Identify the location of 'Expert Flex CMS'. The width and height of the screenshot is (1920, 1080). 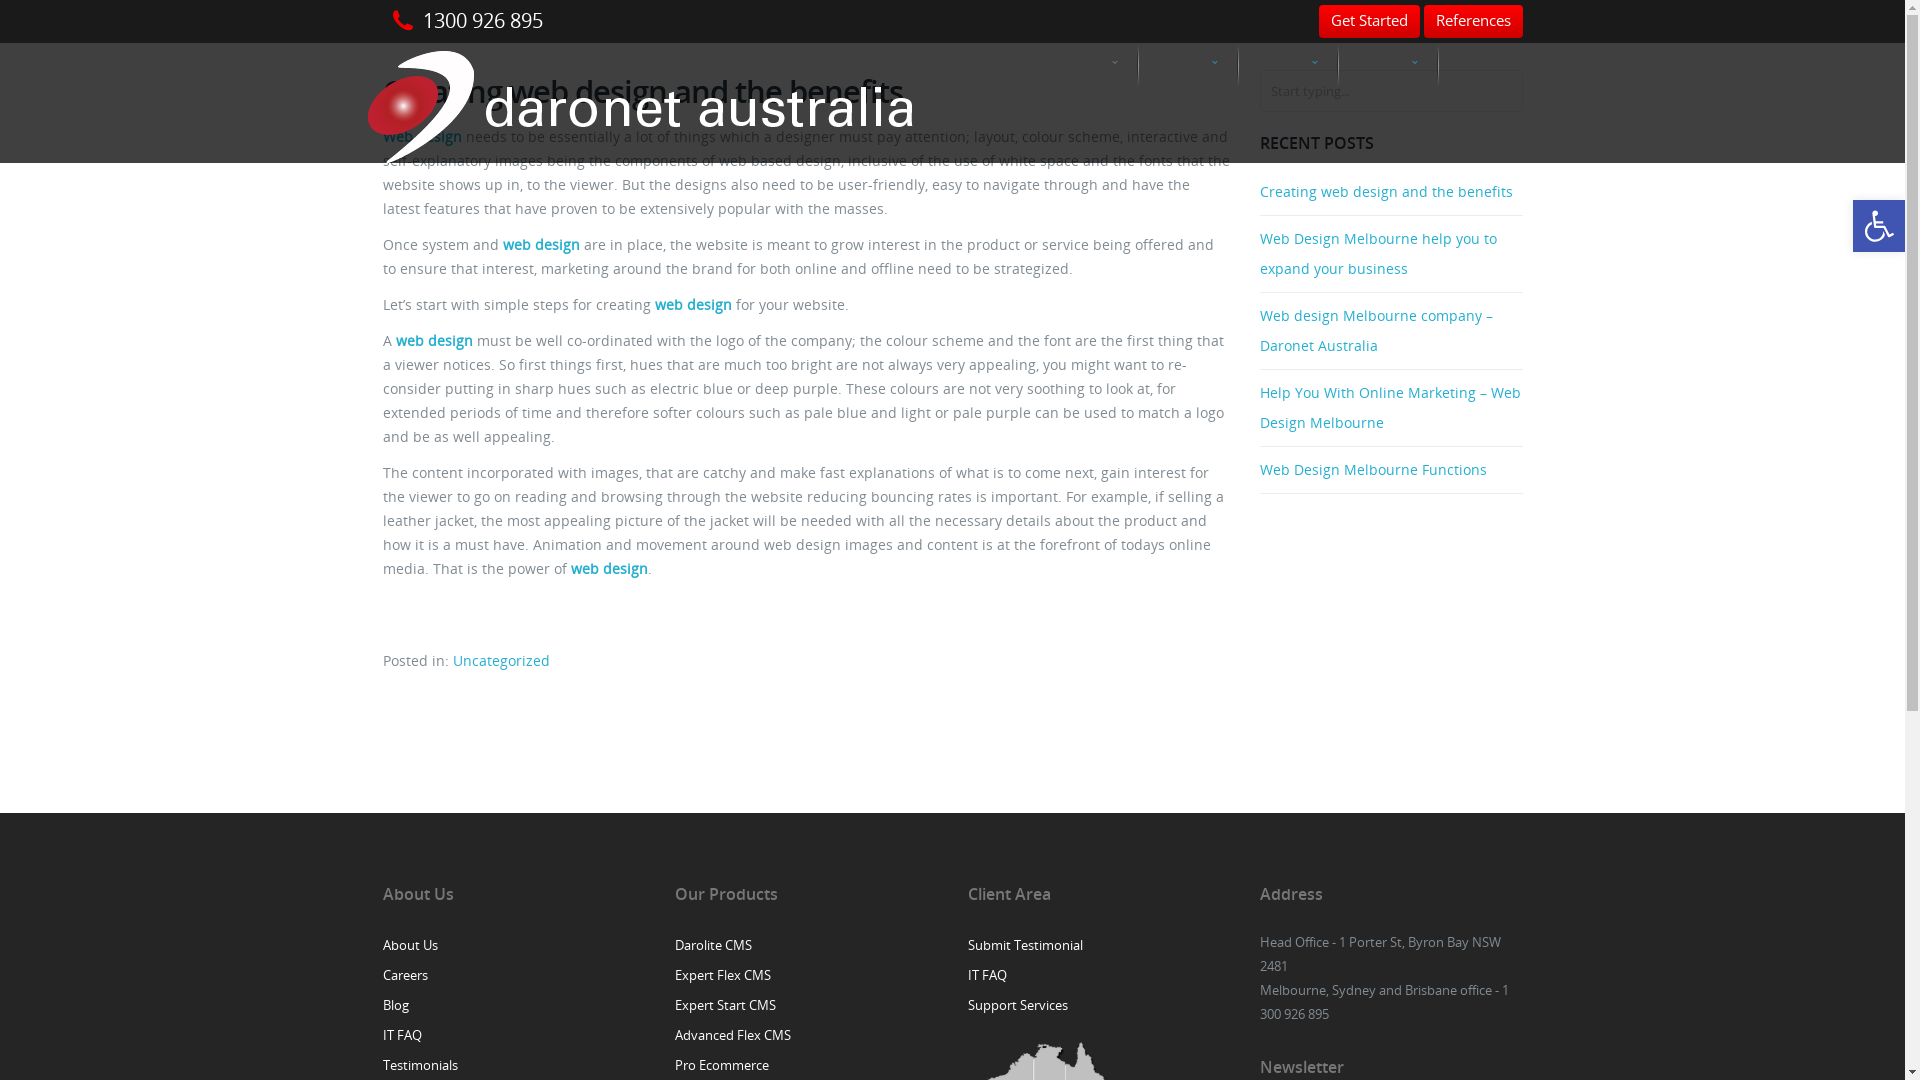
(675, 974).